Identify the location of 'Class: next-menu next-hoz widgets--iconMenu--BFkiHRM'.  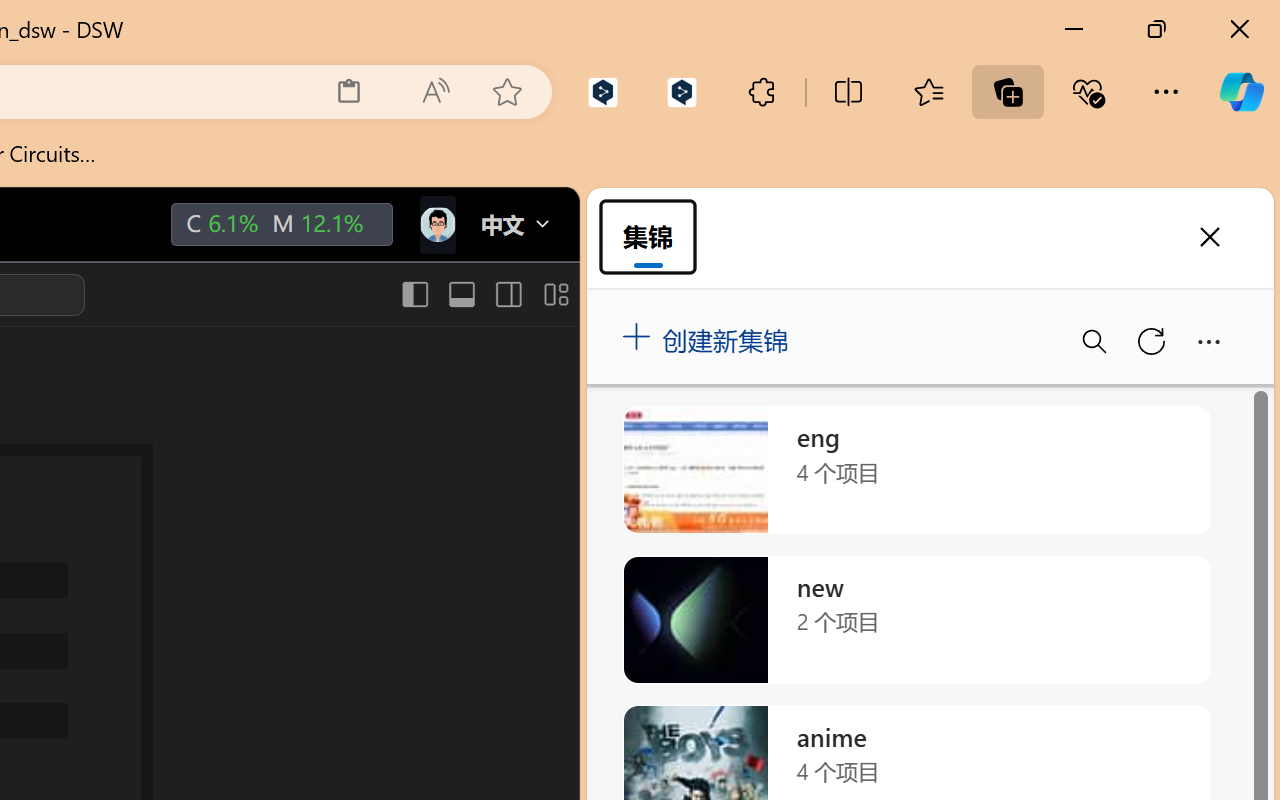
(435, 225).